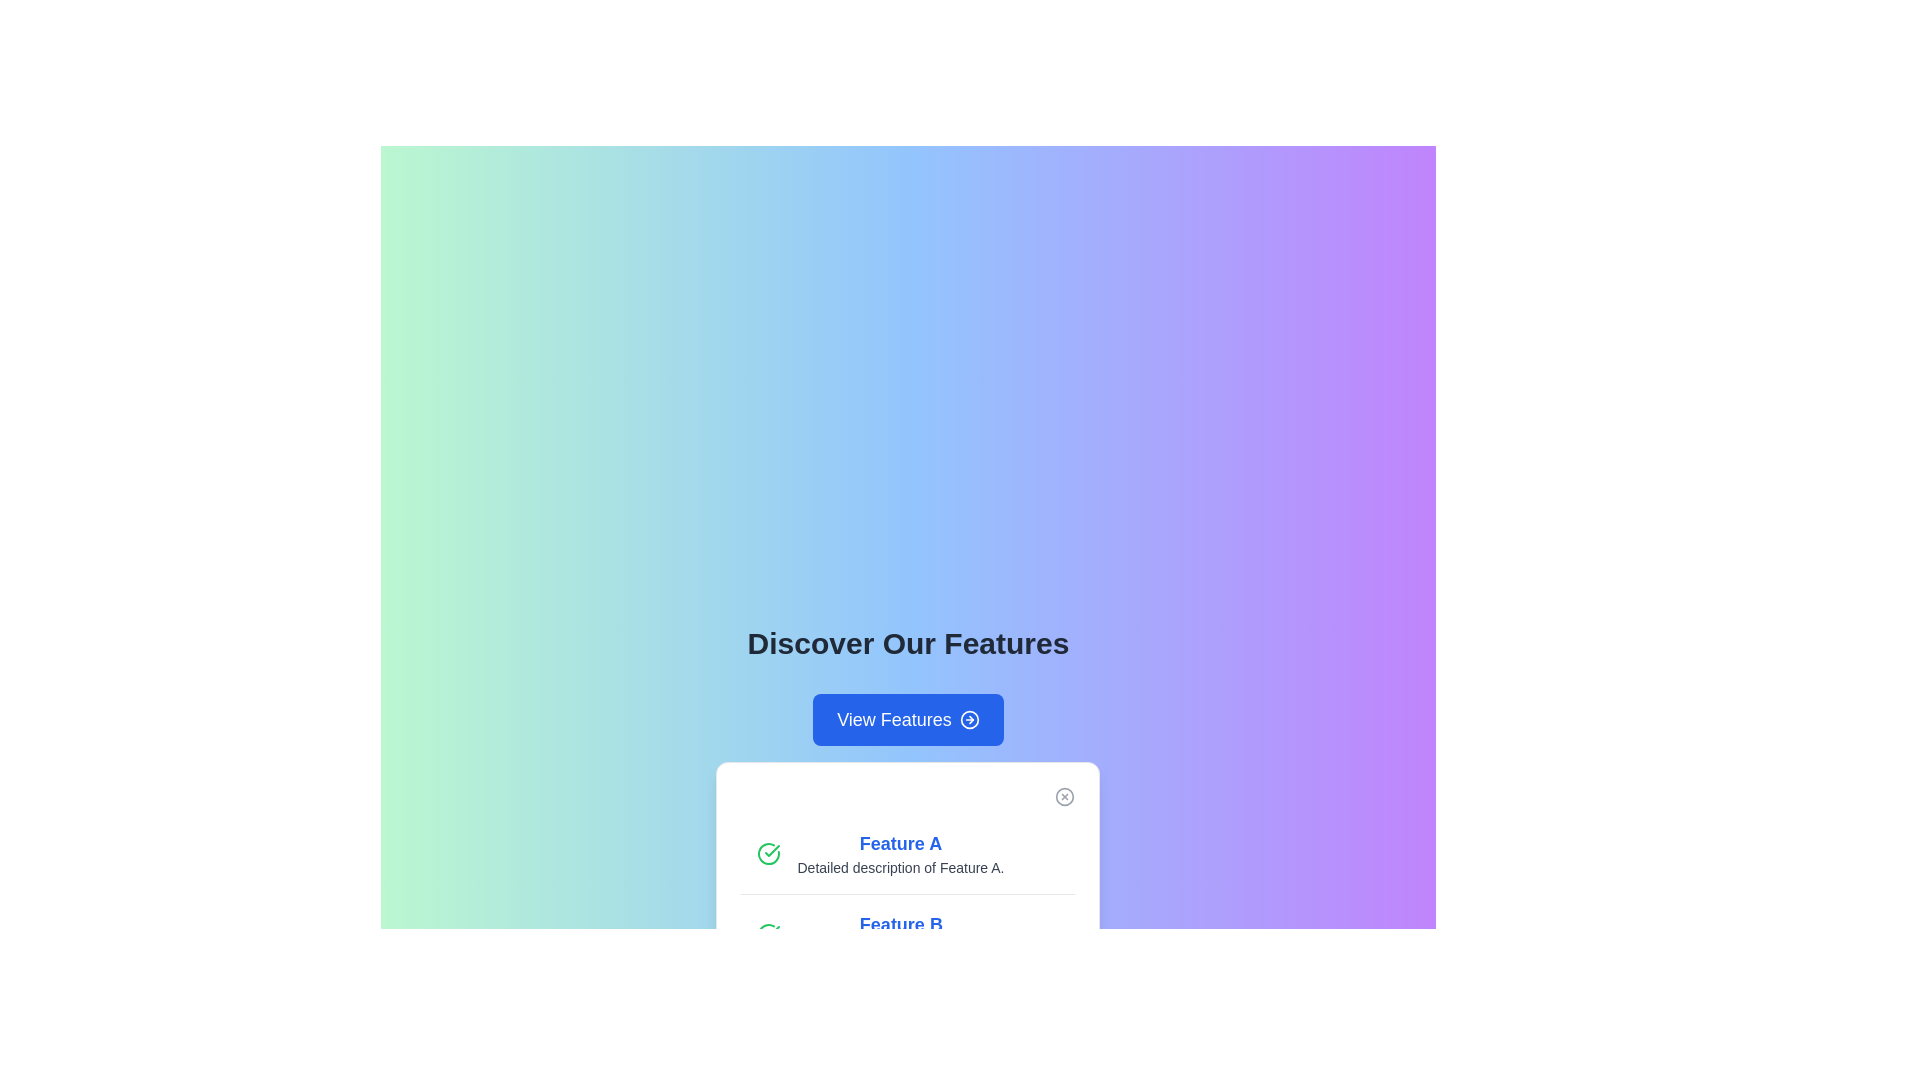 Image resolution: width=1920 pixels, height=1080 pixels. I want to click on the decorative SVG circle element located in the top-right corner of a card, which serves as a framing for an interactive dismiss button, so click(1064, 796).